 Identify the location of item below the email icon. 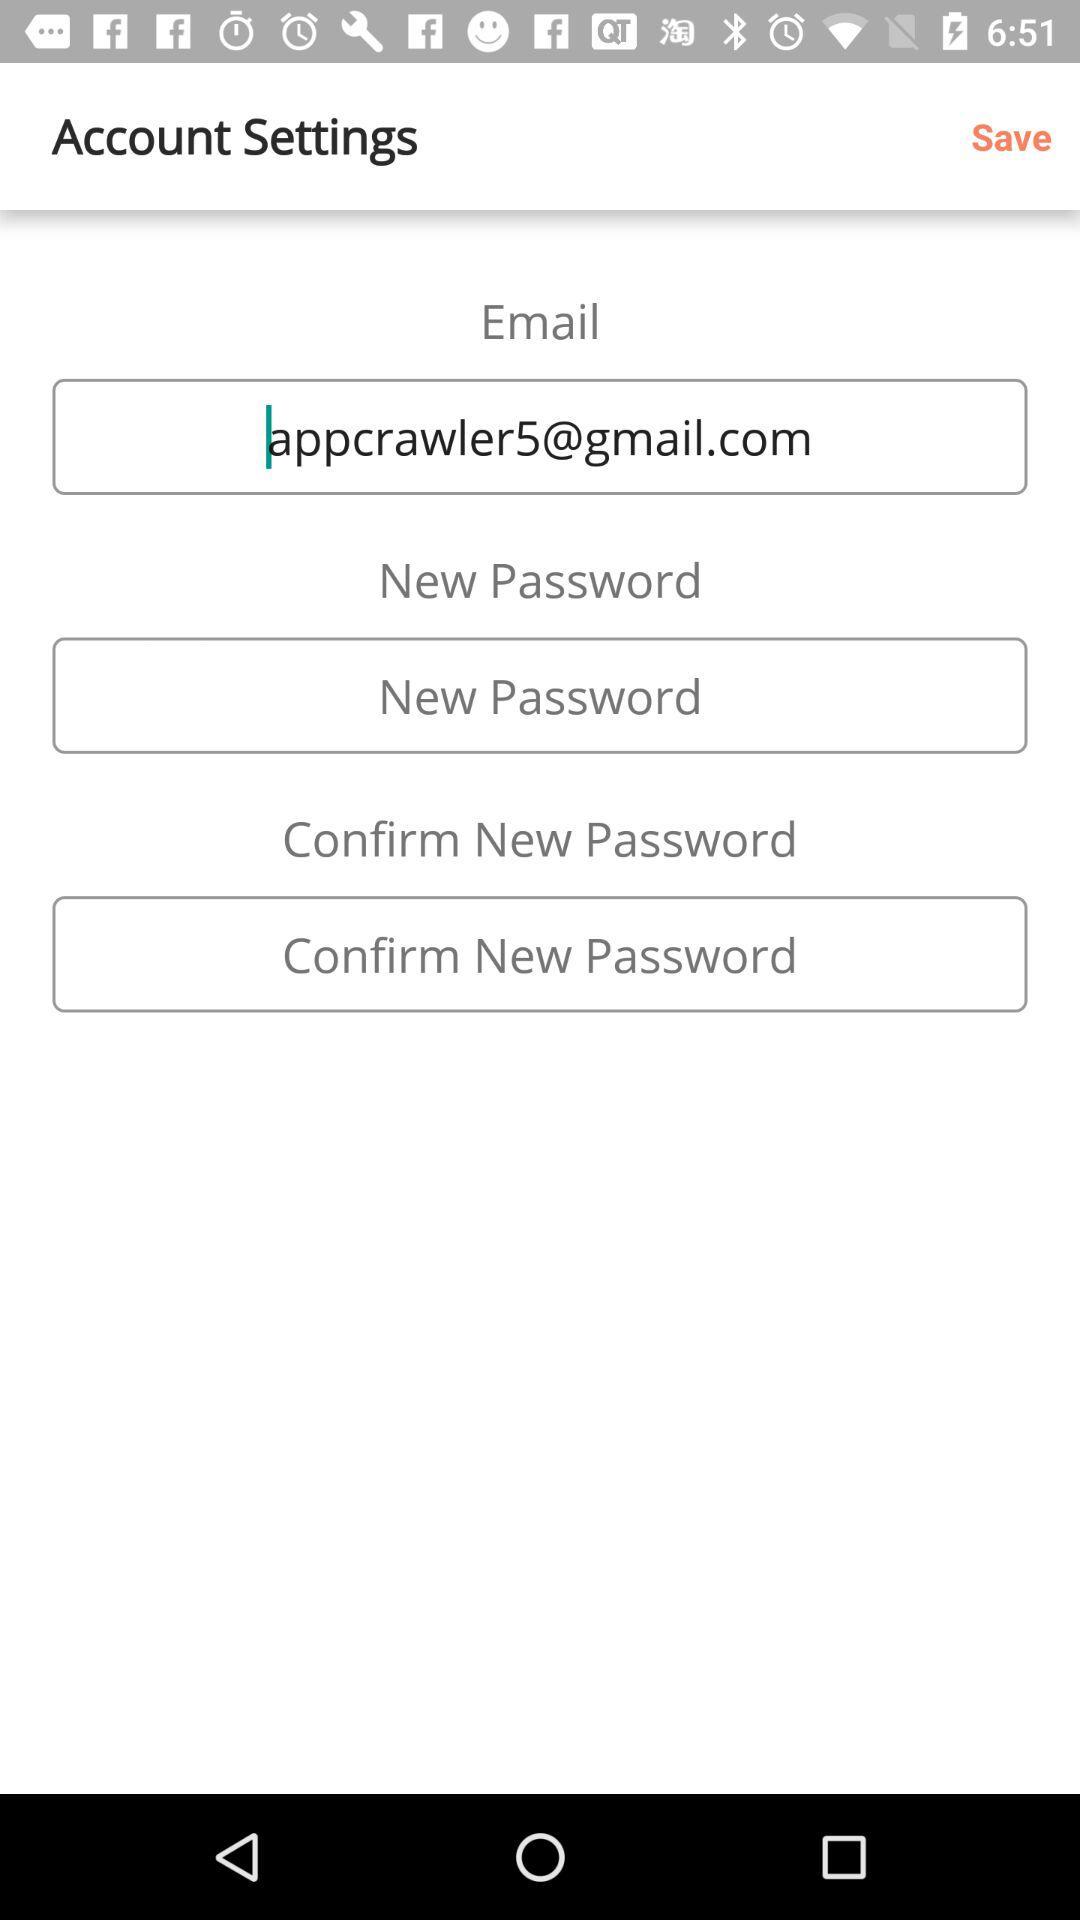
(540, 435).